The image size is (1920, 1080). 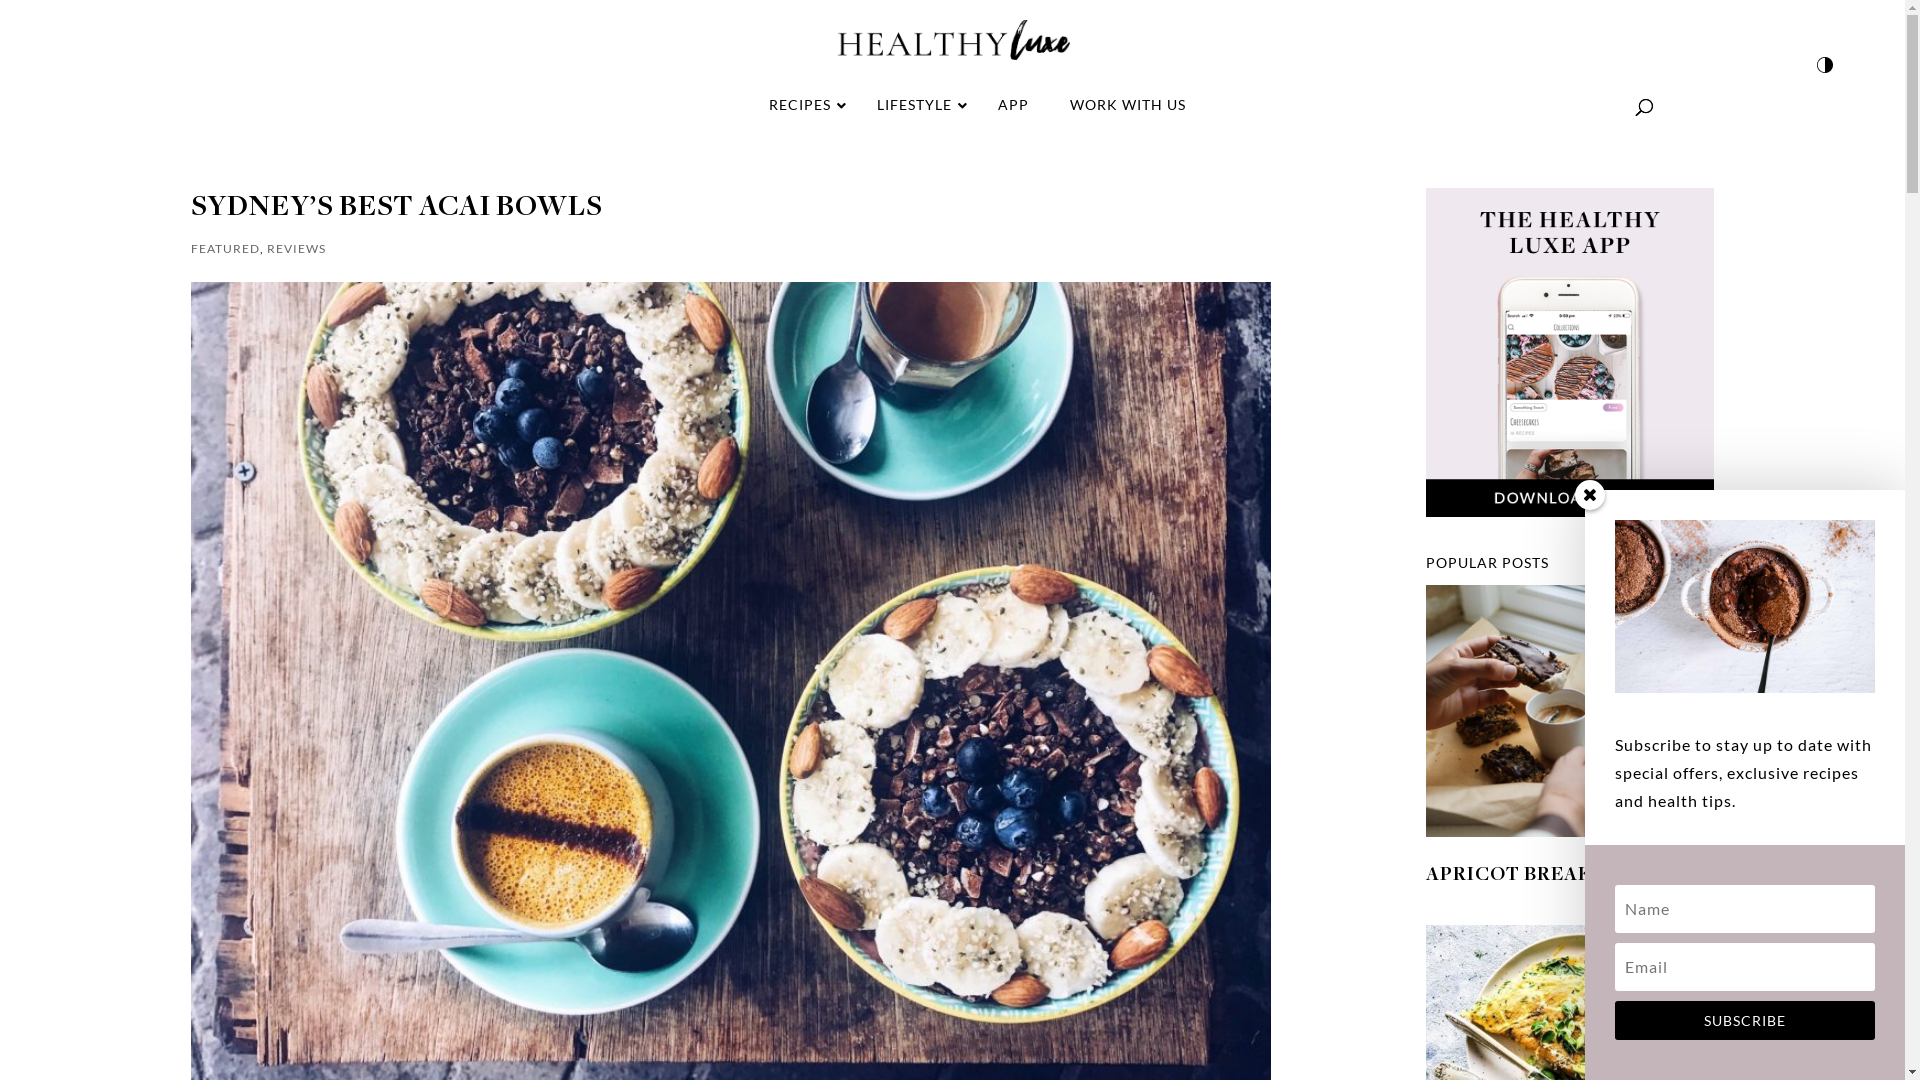 I want to click on 'REVIEWS', so click(x=294, y=247).